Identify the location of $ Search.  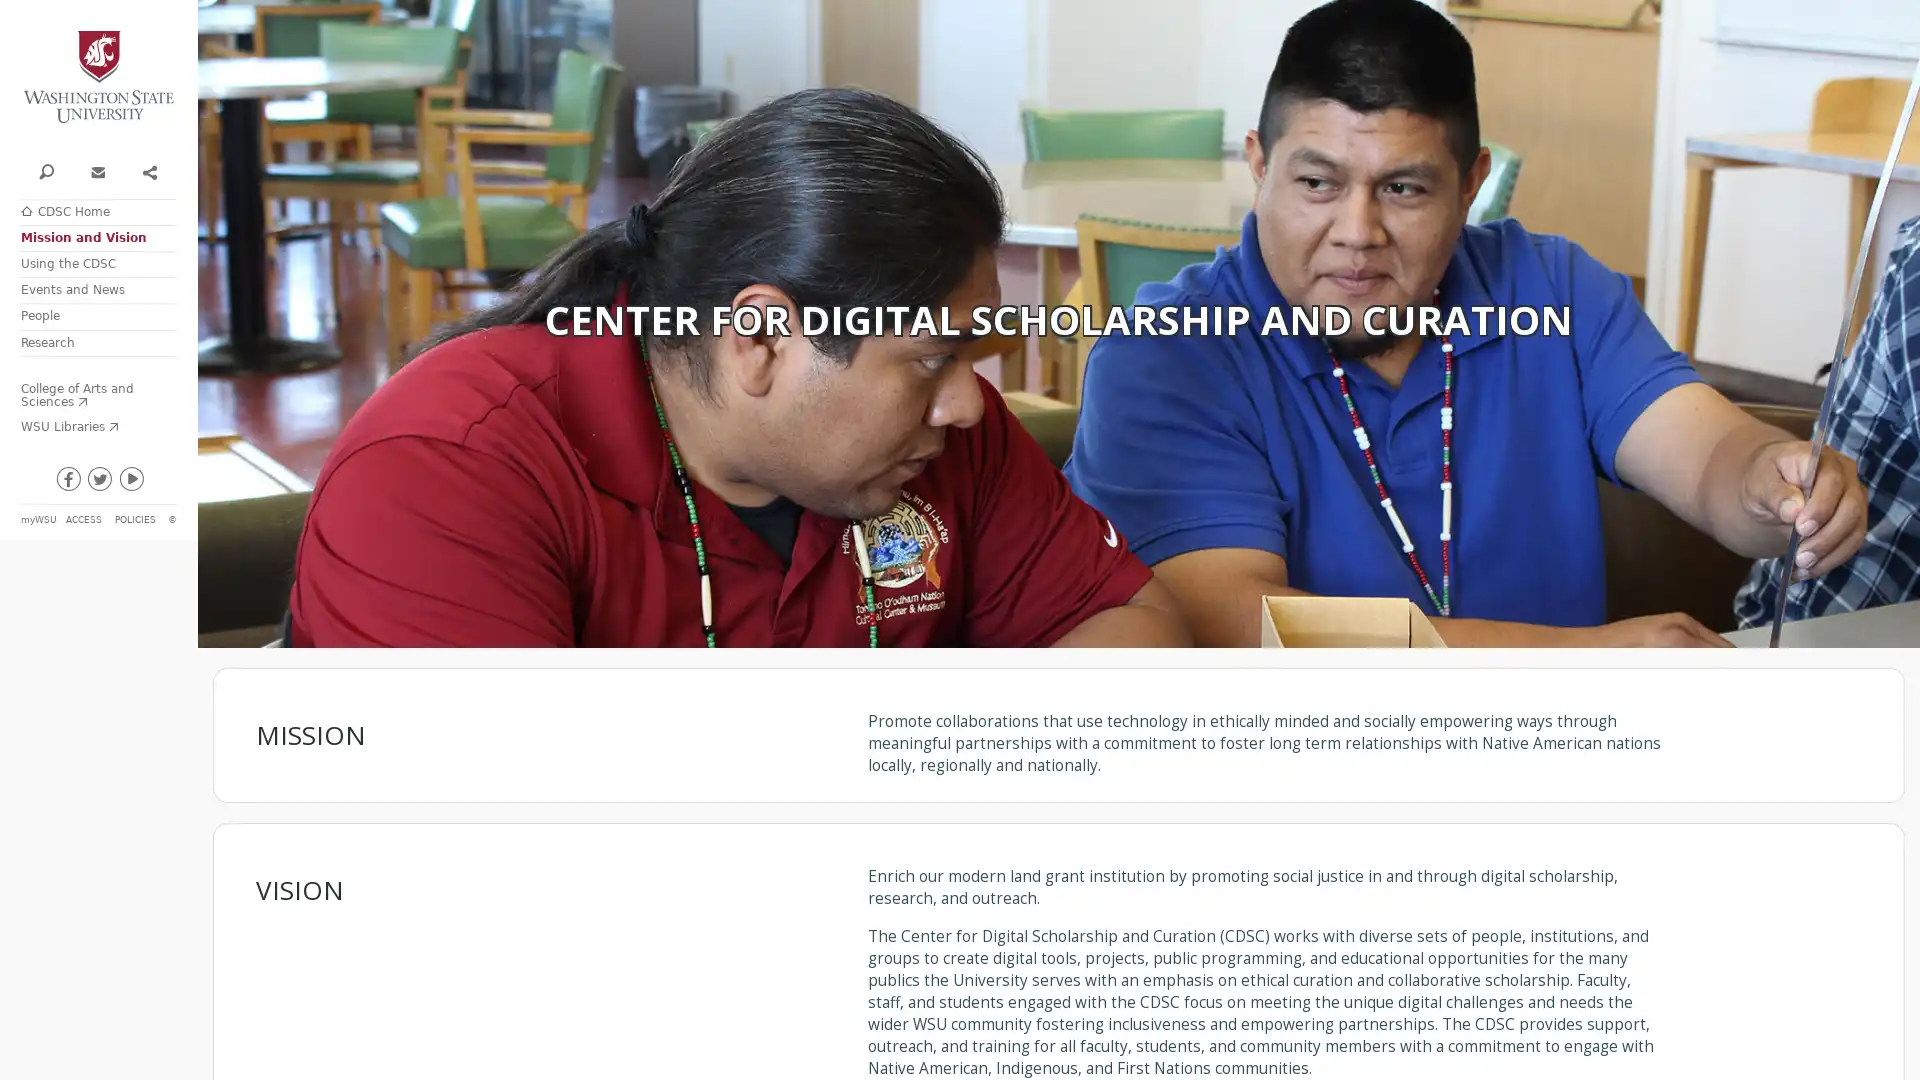
(46, 169).